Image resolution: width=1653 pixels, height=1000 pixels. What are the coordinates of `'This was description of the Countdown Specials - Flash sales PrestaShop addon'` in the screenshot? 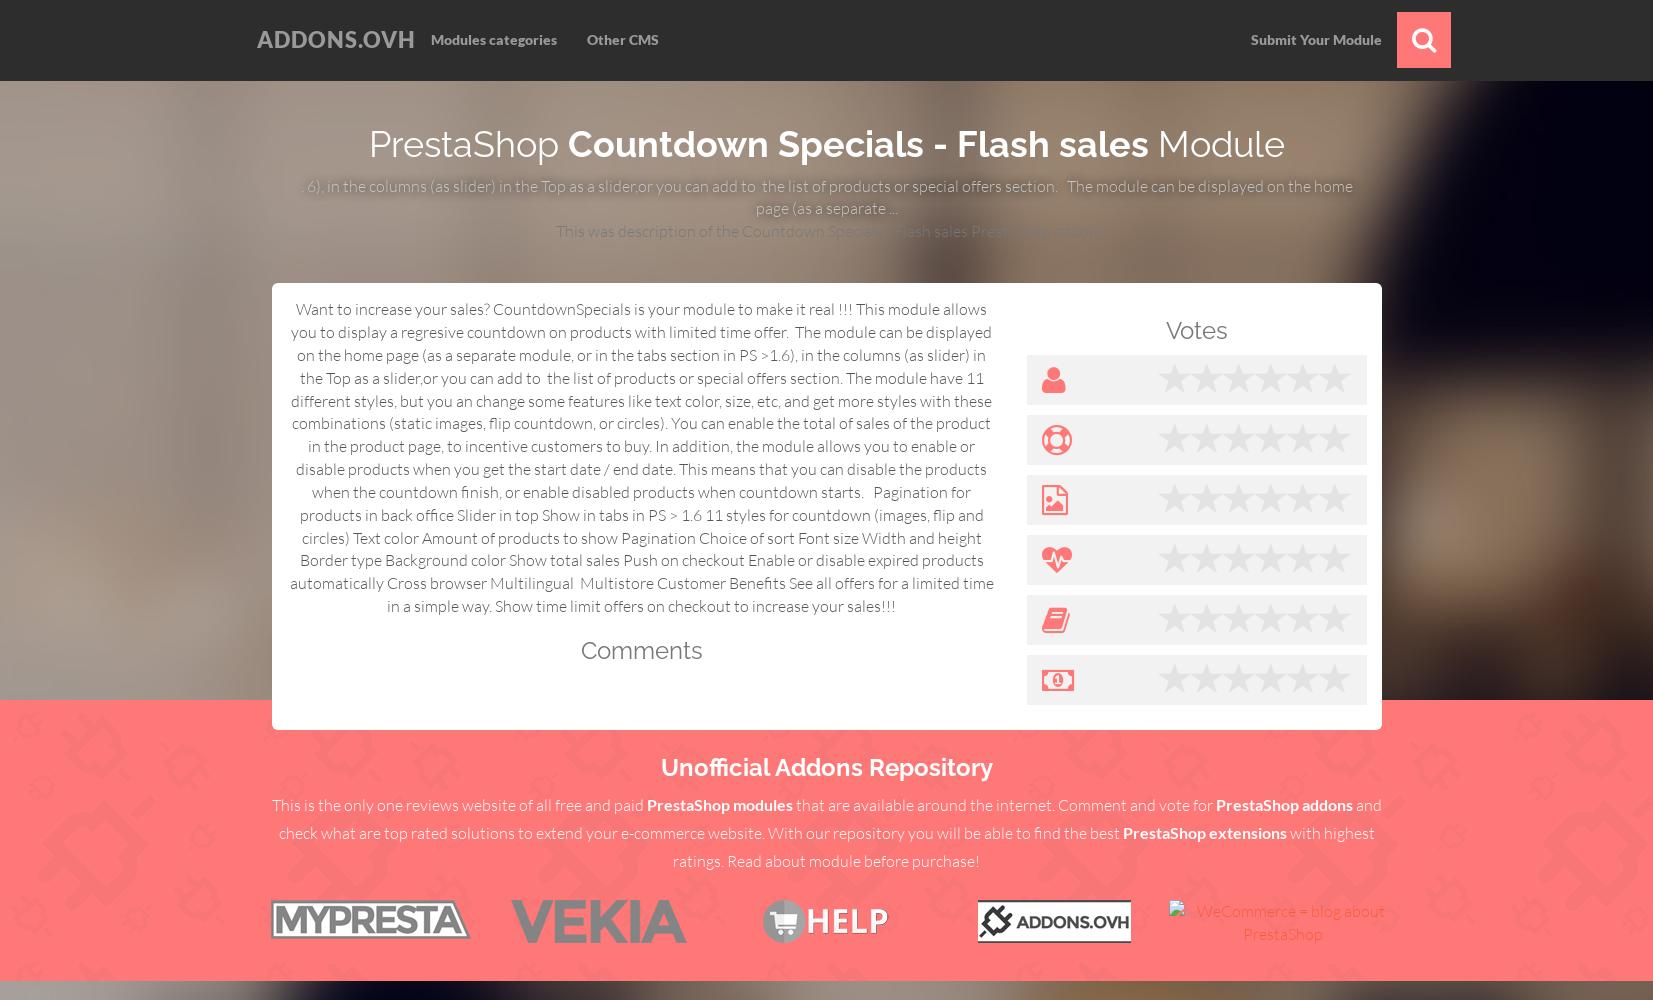 It's located at (825, 230).